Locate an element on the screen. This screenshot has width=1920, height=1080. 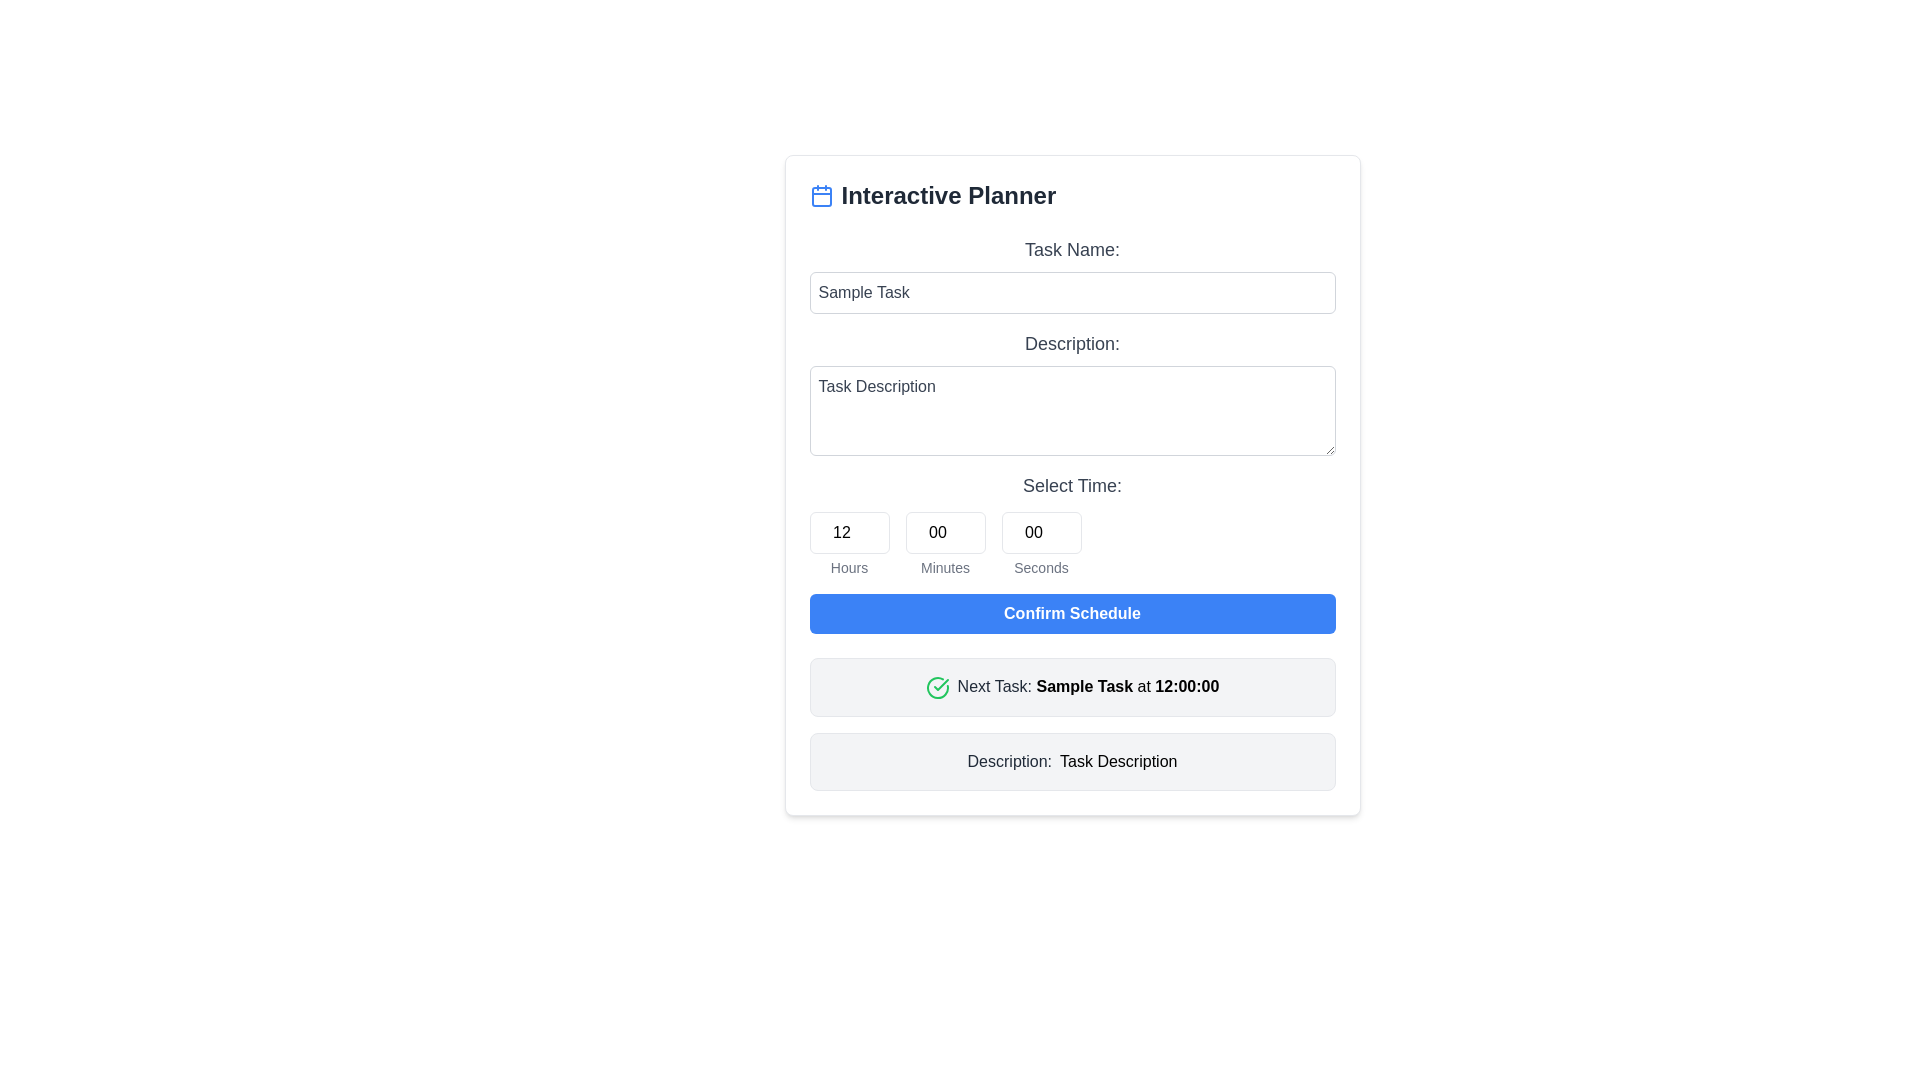
the label indicating the purpose of the numeric input for minute selection, positioned in the 'Select Time' section, directly below the numeric input field is located at coordinates (944, 567).